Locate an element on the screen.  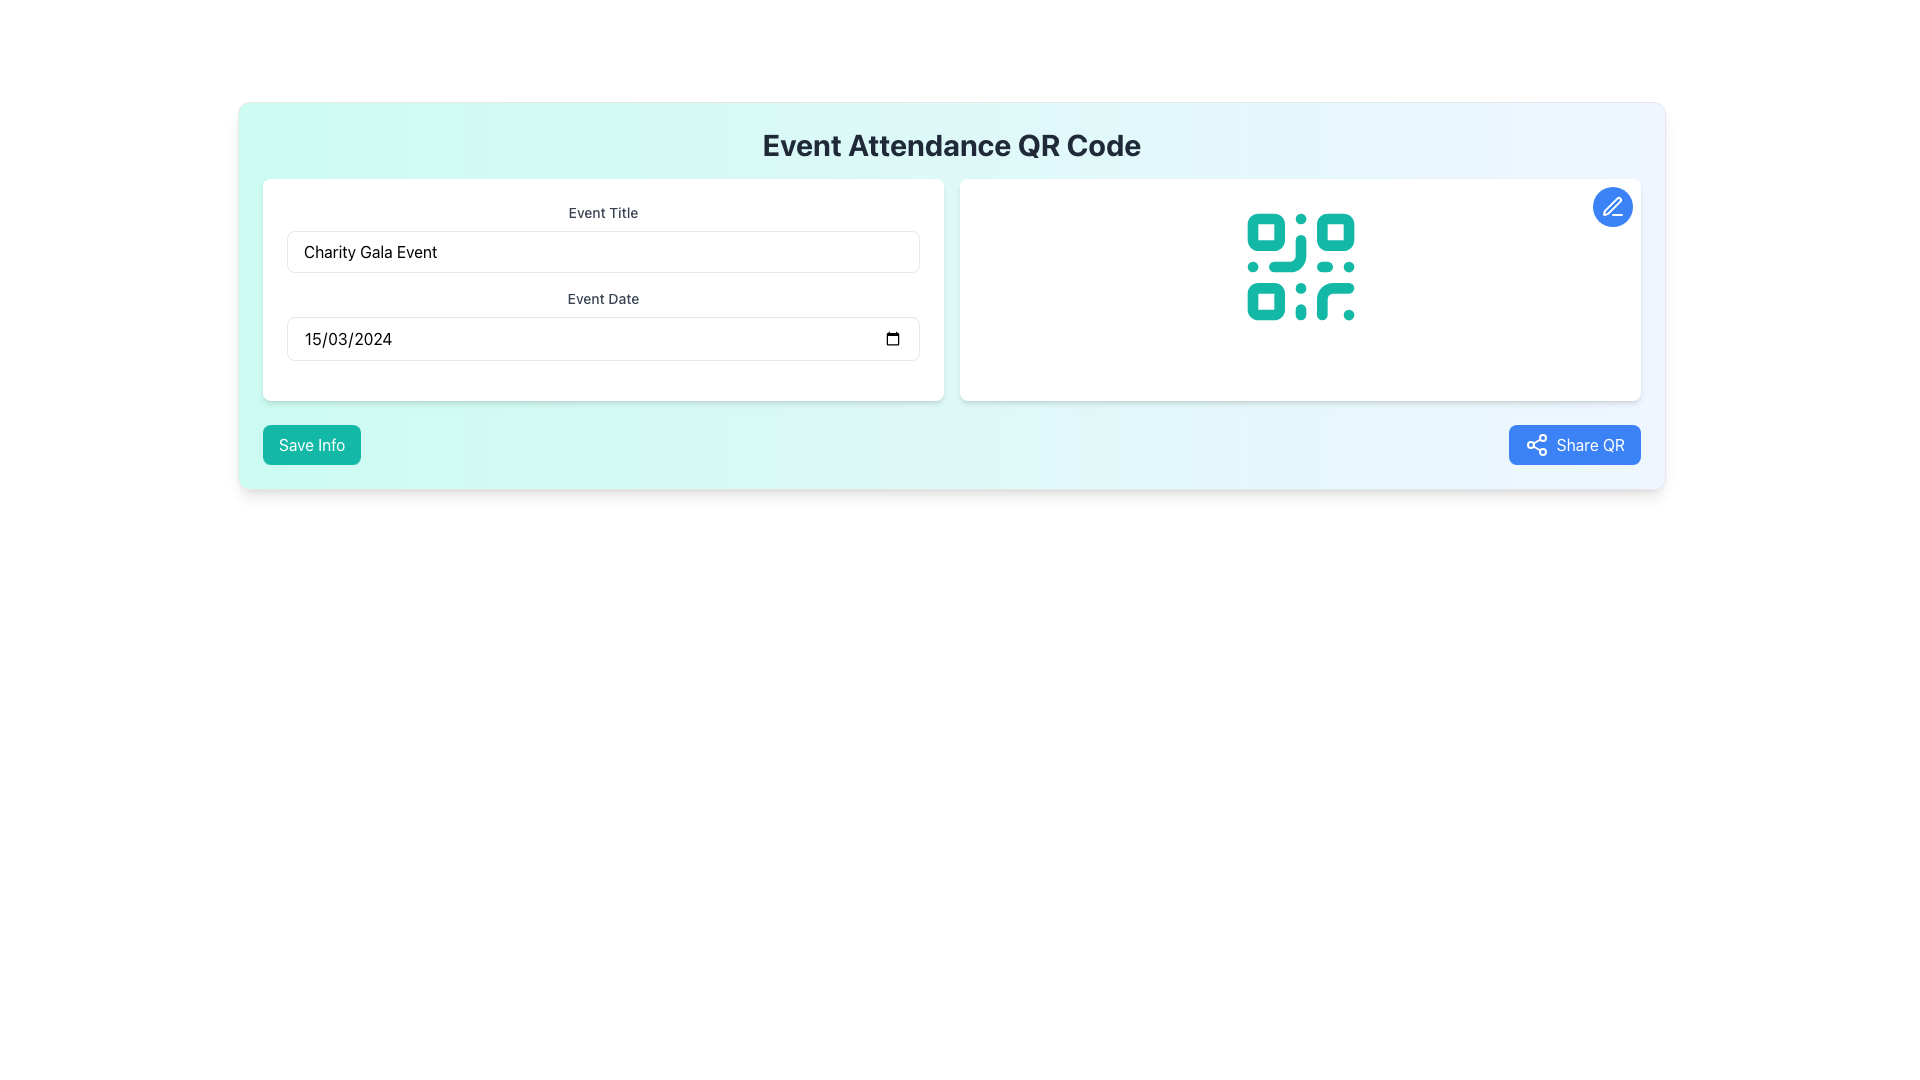
the small turquoise square located in the lower-left quadrant of the QR code, which has slightly rounded corners and is part of the QR code's graphical structure is located at coordinates (1264, 301).